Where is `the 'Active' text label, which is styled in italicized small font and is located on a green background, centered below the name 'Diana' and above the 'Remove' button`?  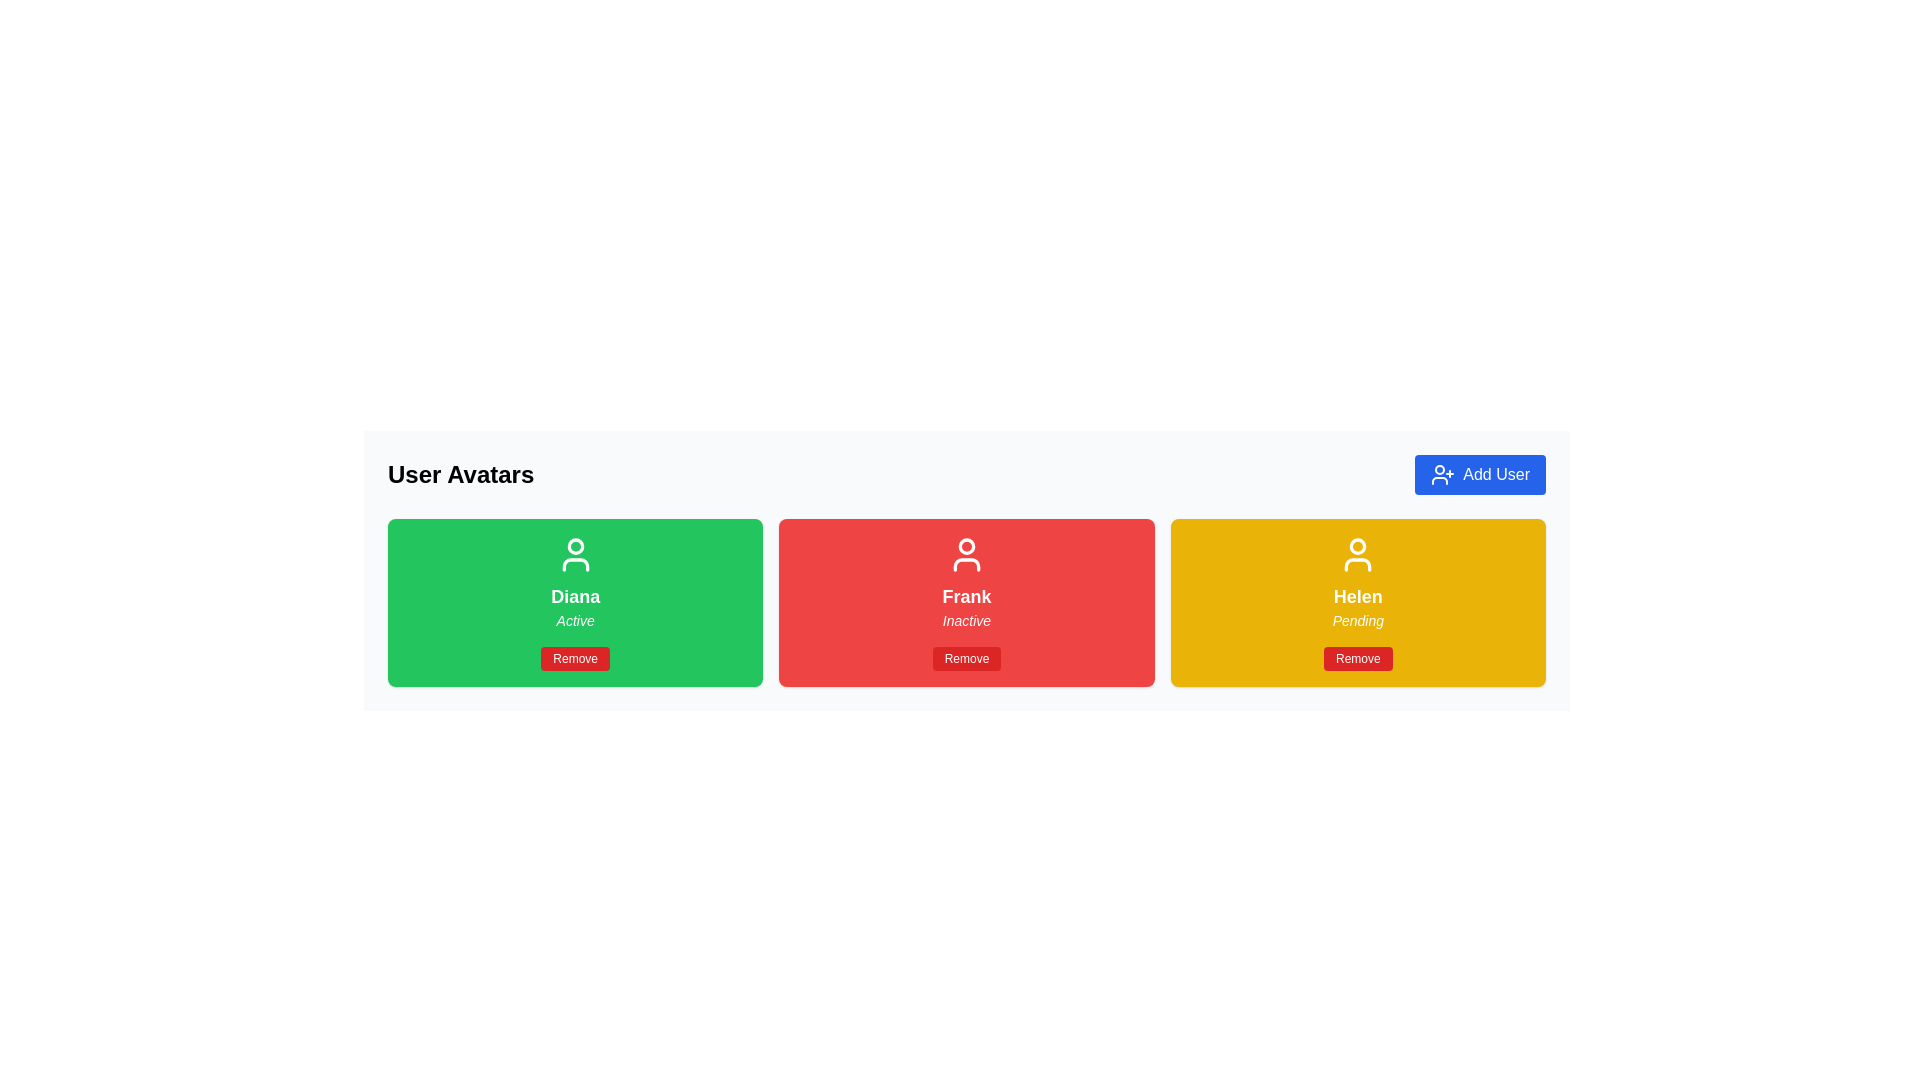 the 'Active' text label, which is styled in italicized small font and is located on a green background, centered below the name 'Diana' and above the 'Remove' button is located at coordinates (574, 620).